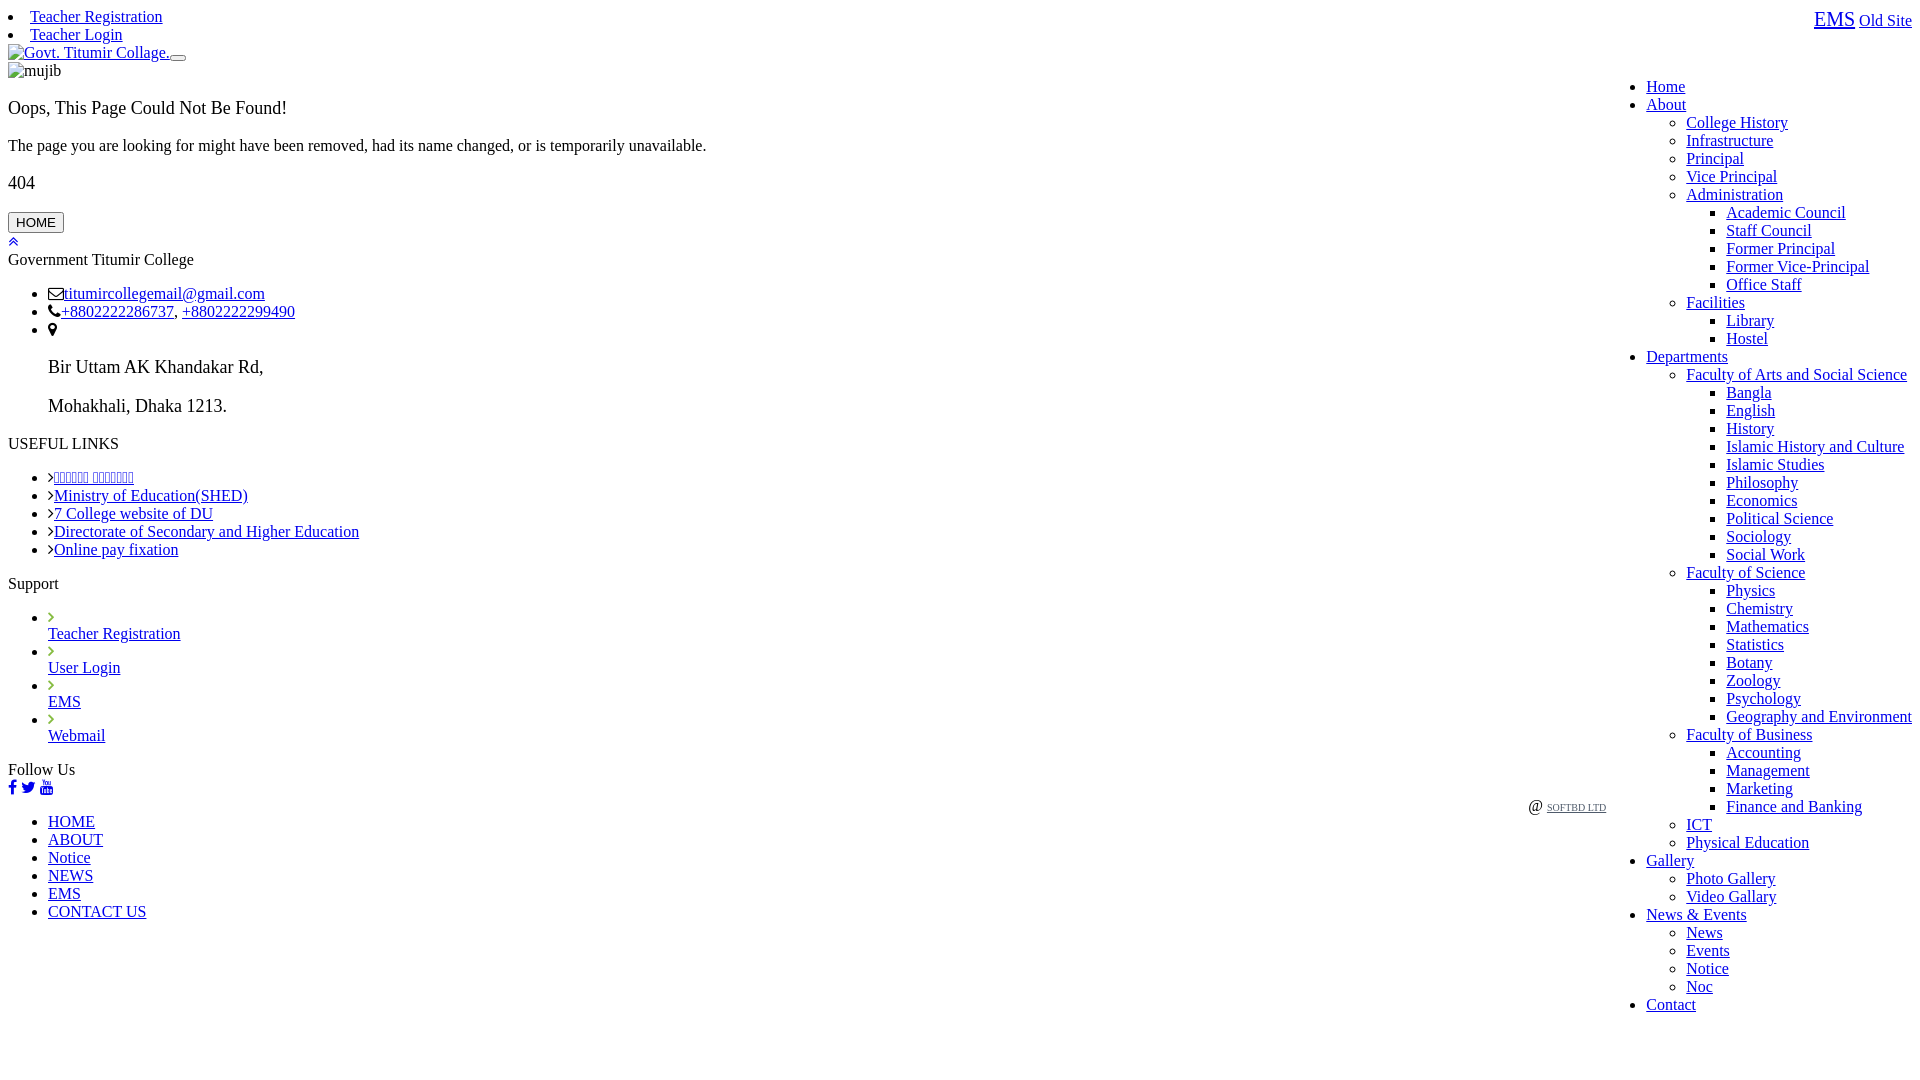 This screenshot has height=1080, width=1920. I want to click on 'Directorate of Secondary and Higher Education', so click(206, 530).